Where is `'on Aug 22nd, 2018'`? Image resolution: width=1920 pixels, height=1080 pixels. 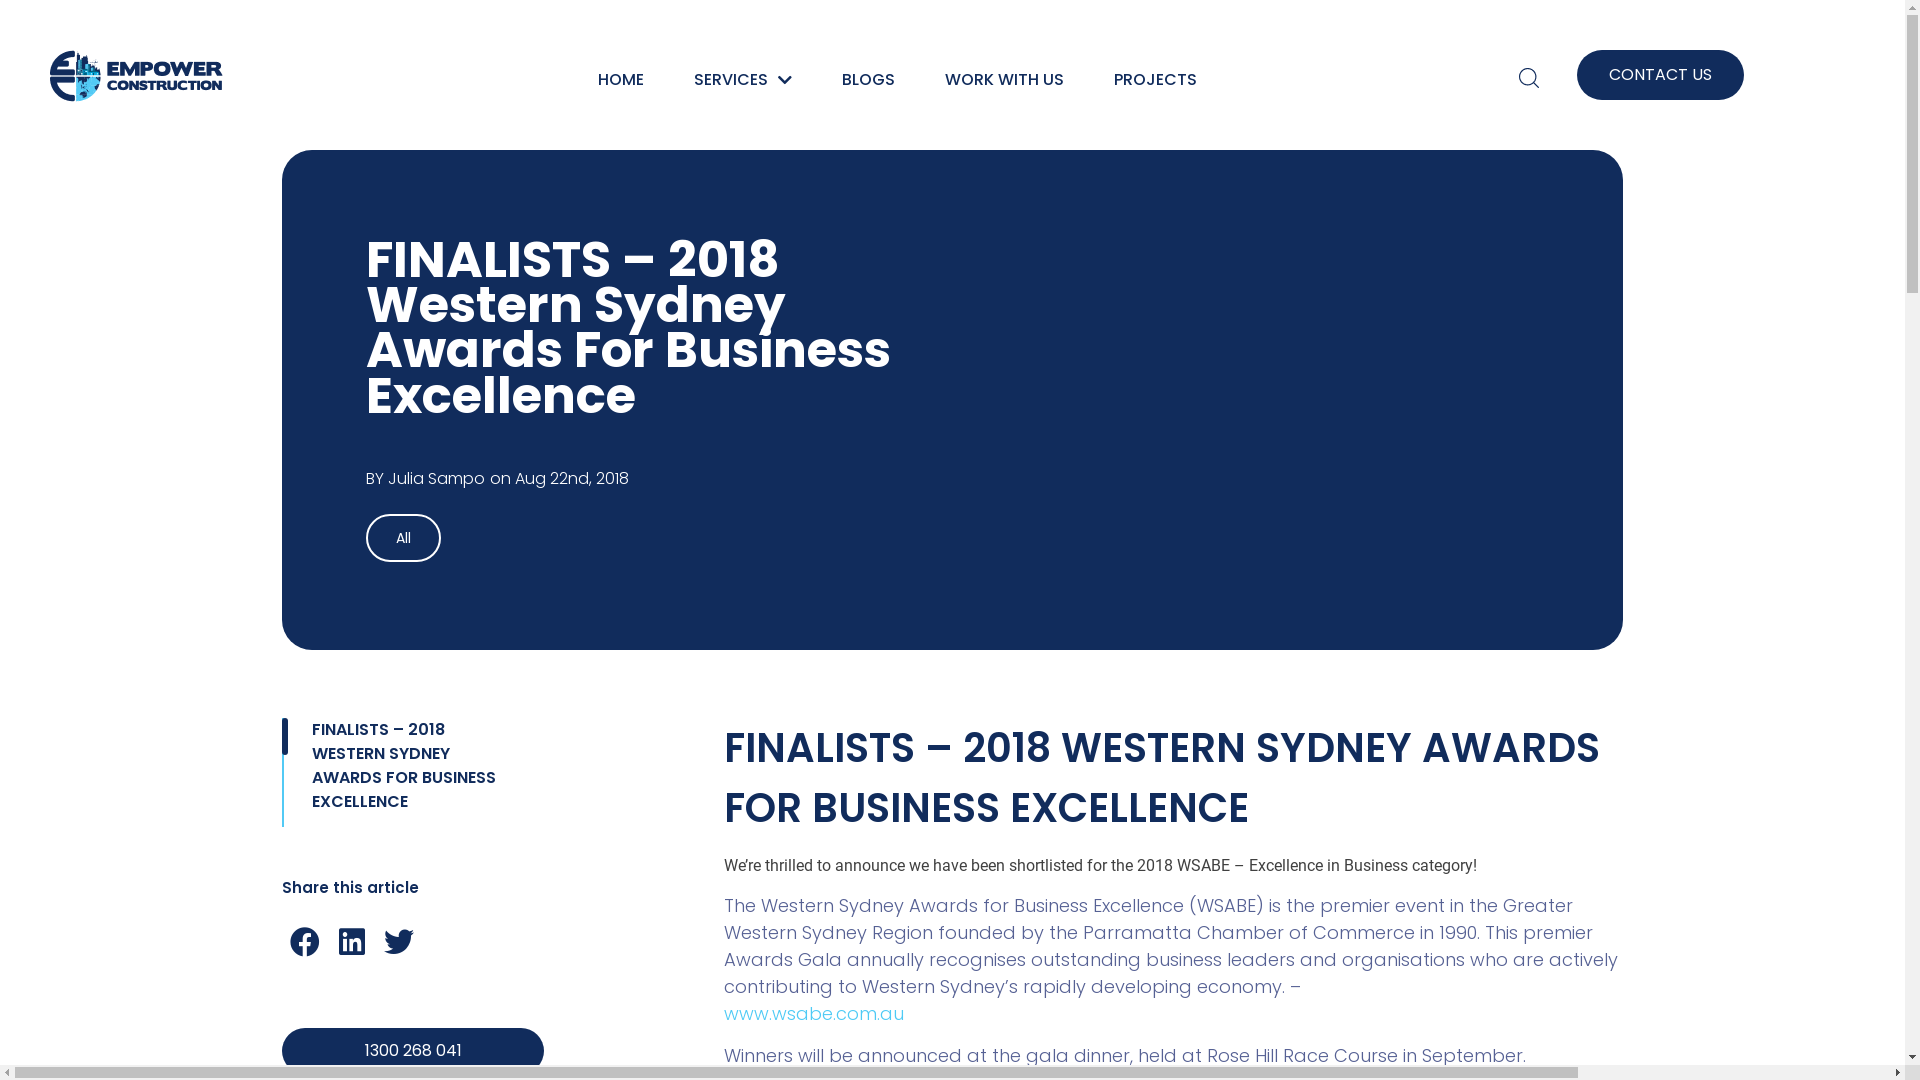 'on Aug 22nd, 2018' is located at coordinates (559, 478).